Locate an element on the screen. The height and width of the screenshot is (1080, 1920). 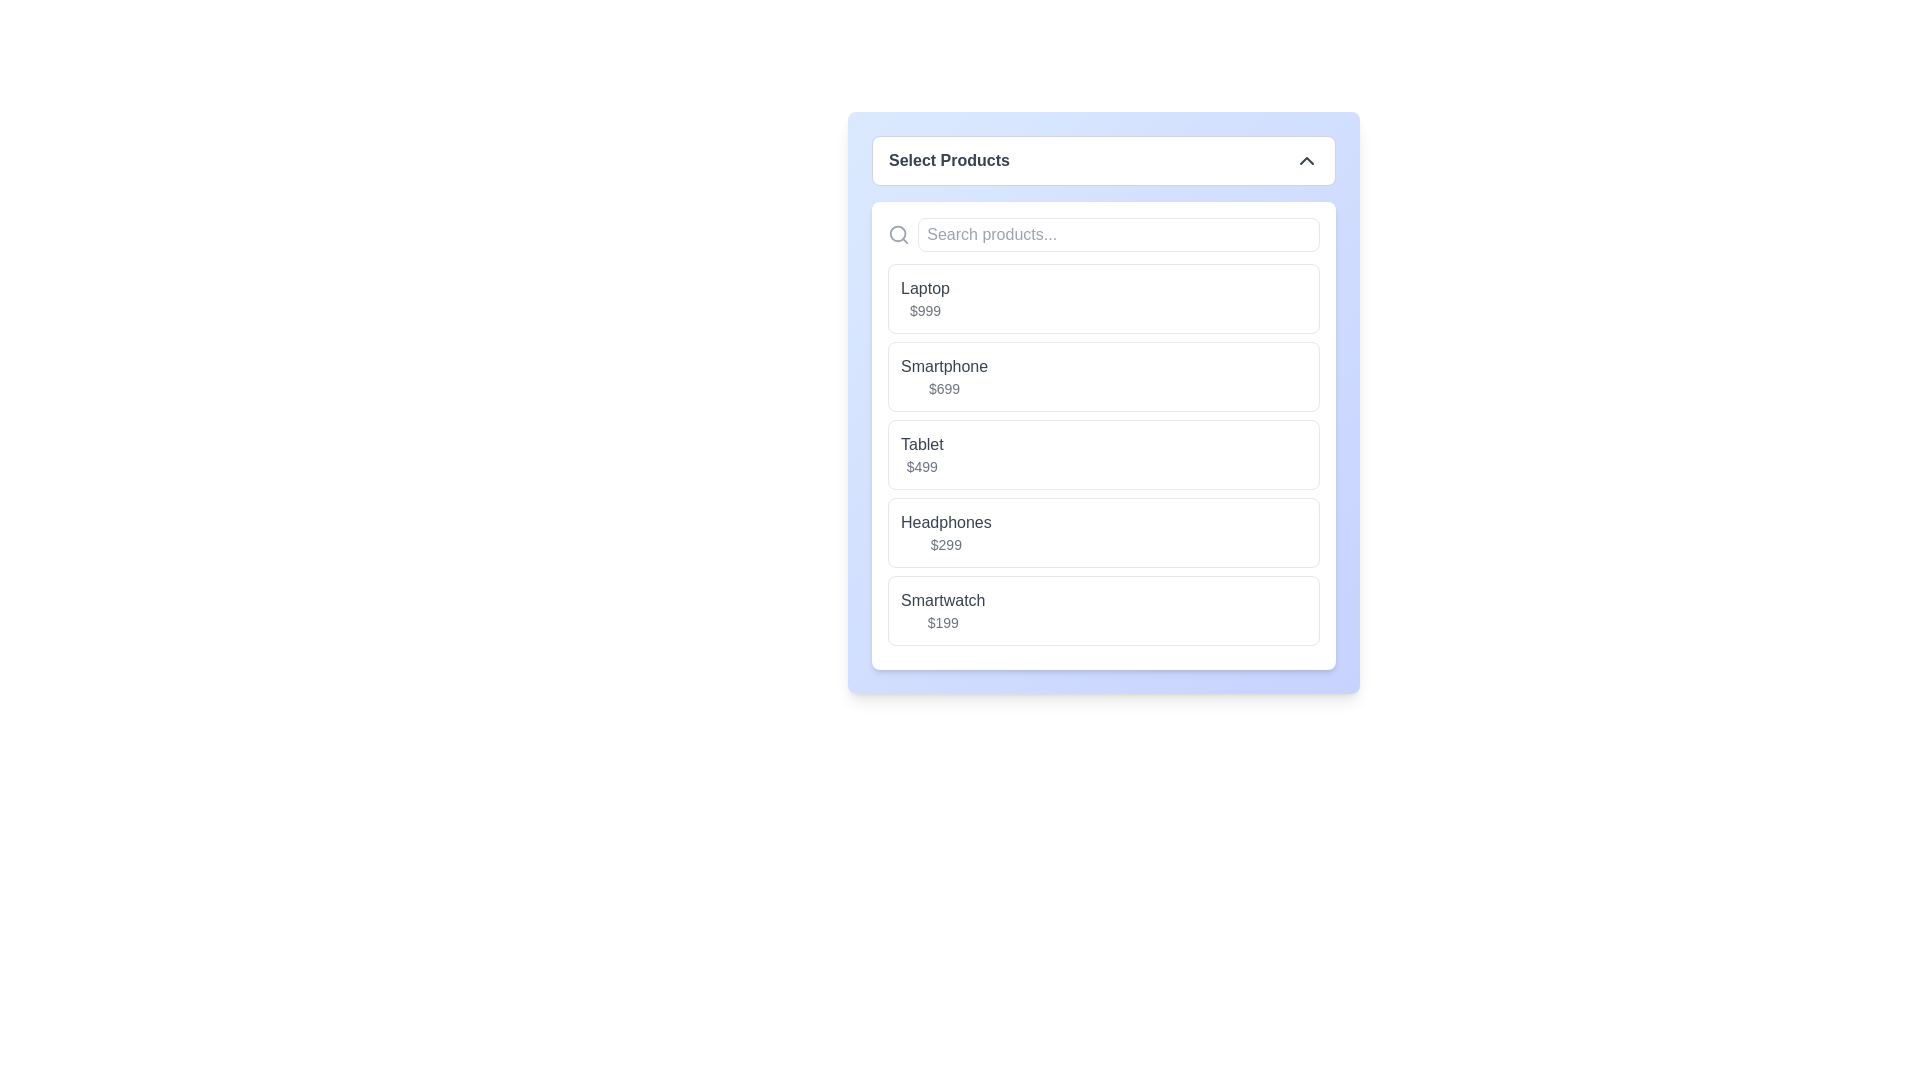
the first product selection entry labeled 'Laptop' with a price of '$999' in the product selection interface is located at coordinates (1103, 299).